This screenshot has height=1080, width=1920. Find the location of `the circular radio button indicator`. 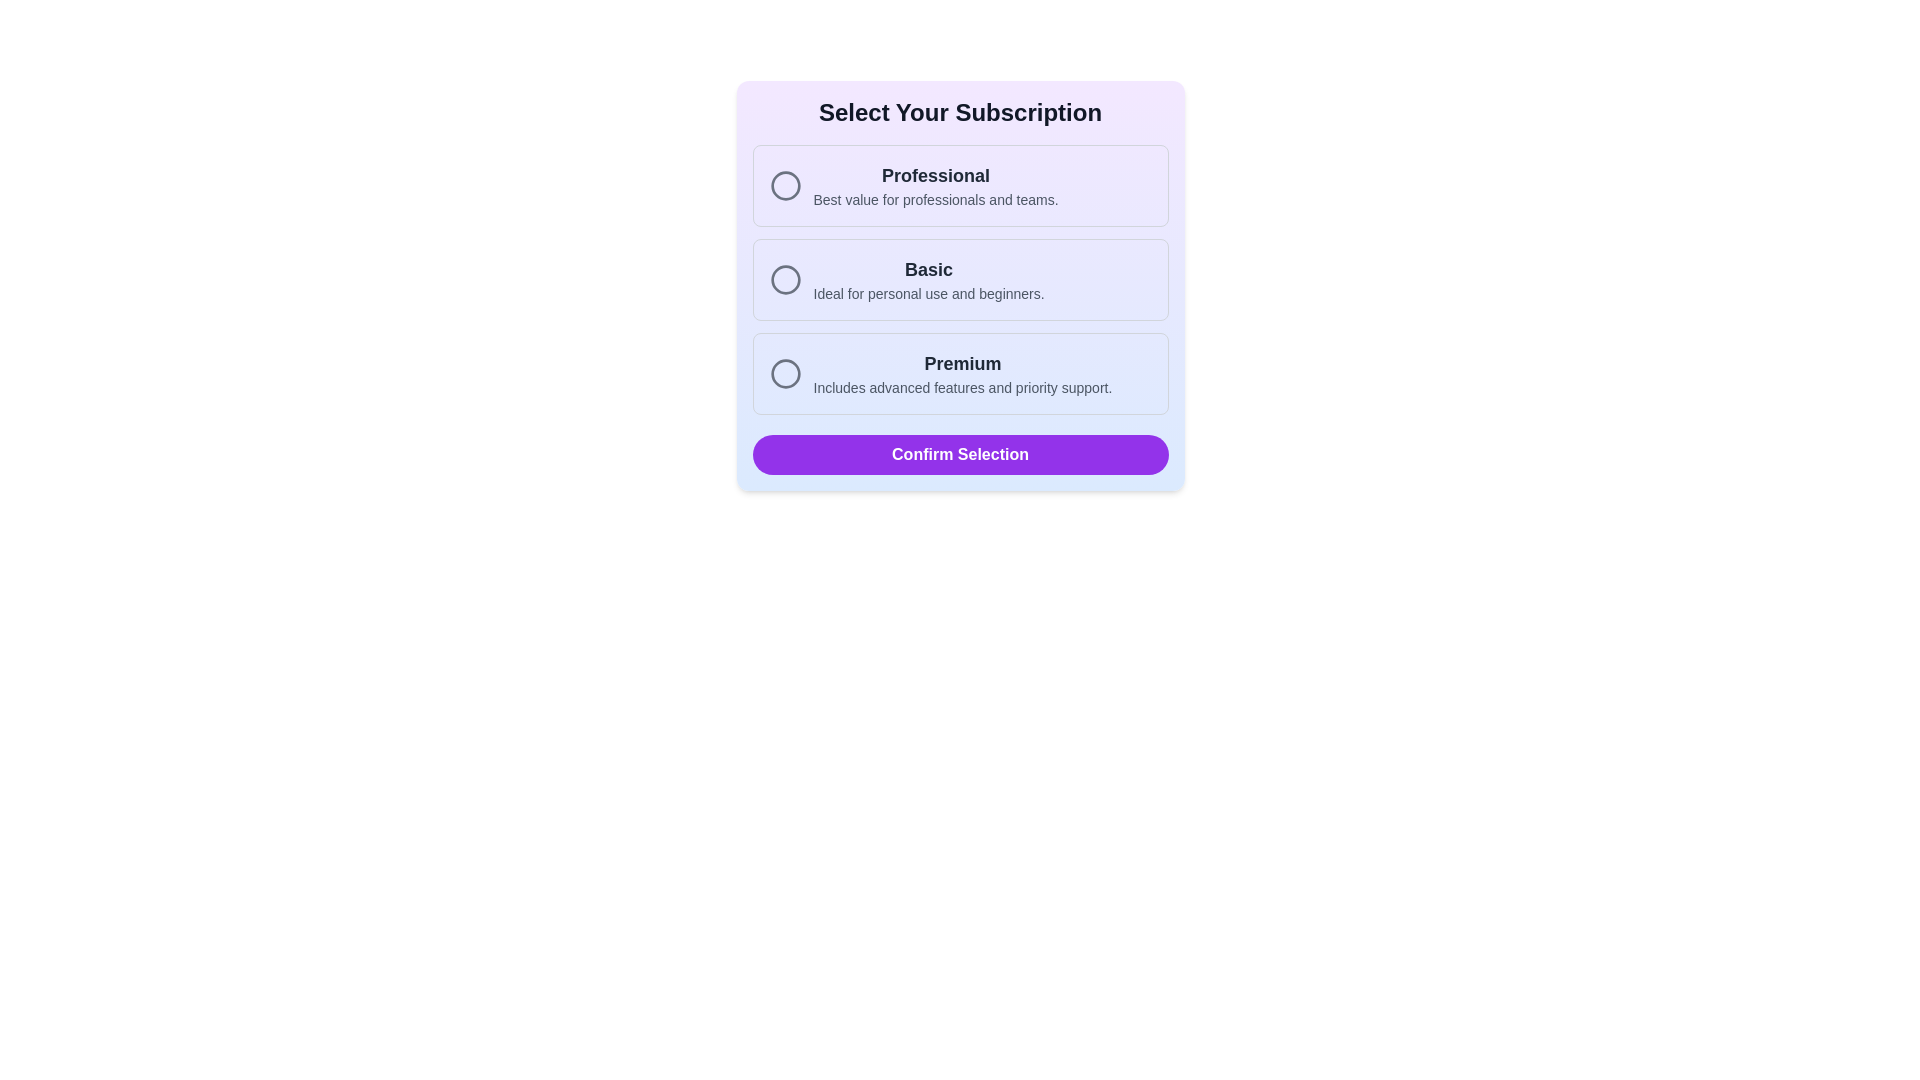

the circular radio button indicator is located at coordinates (784, 374).